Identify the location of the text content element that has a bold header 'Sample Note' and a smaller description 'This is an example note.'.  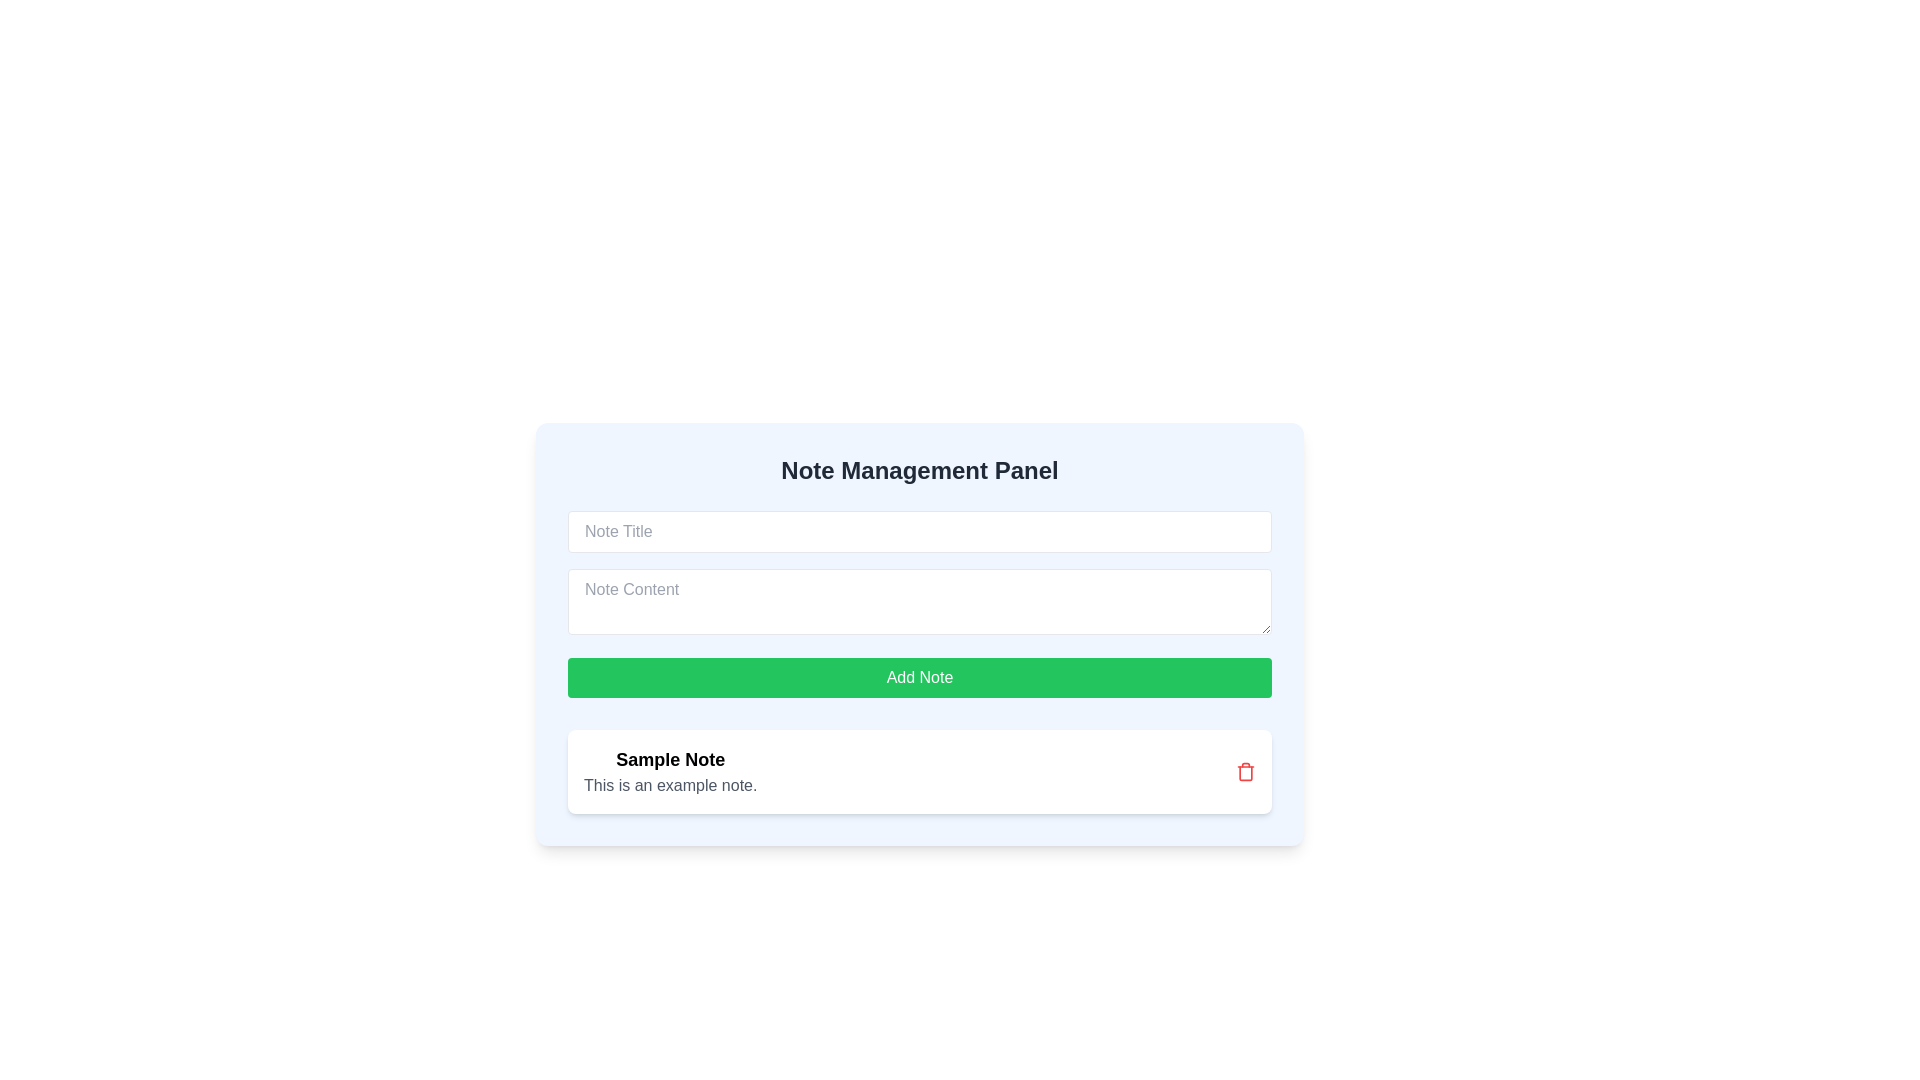
(670, 770).